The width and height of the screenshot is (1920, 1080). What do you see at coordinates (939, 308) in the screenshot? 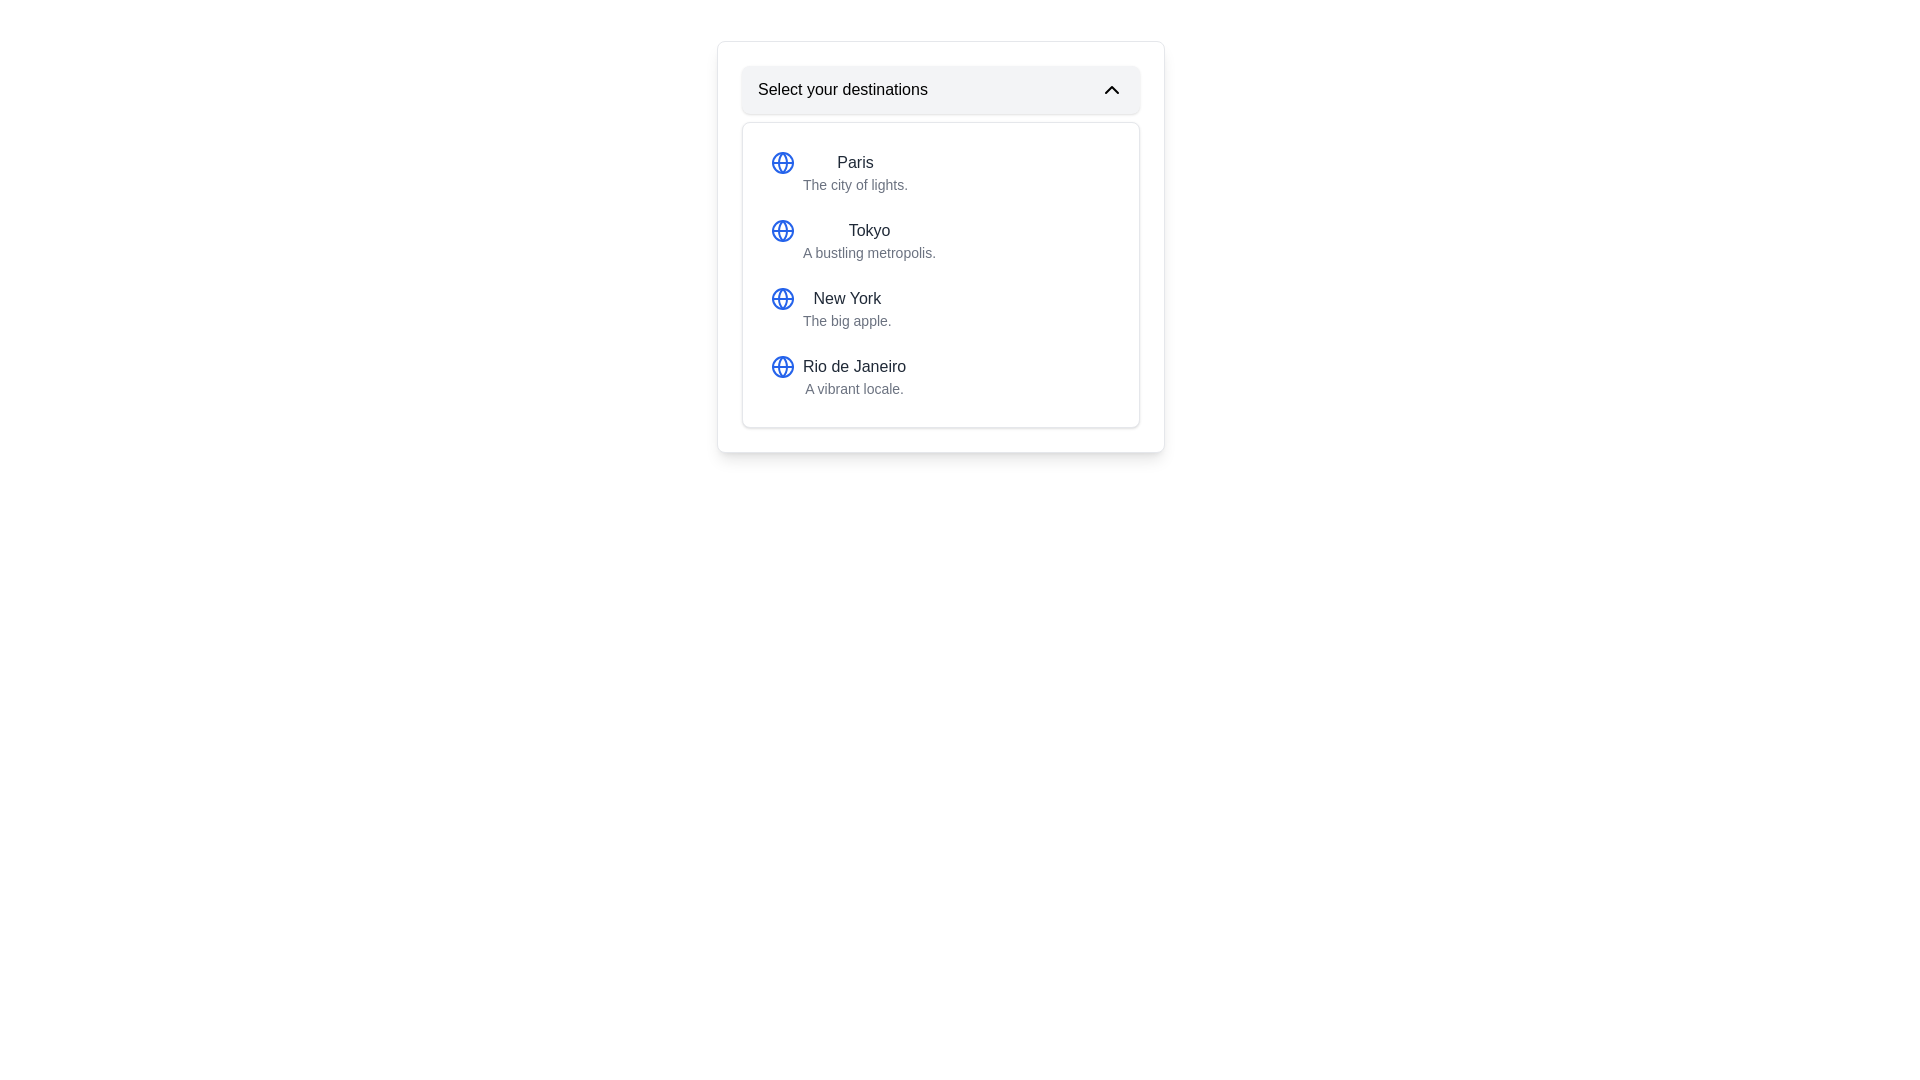
I see `the selectable list item labeled 'New York' in the 'Select your destinations' dropdown` at bounding box center [939, 308].